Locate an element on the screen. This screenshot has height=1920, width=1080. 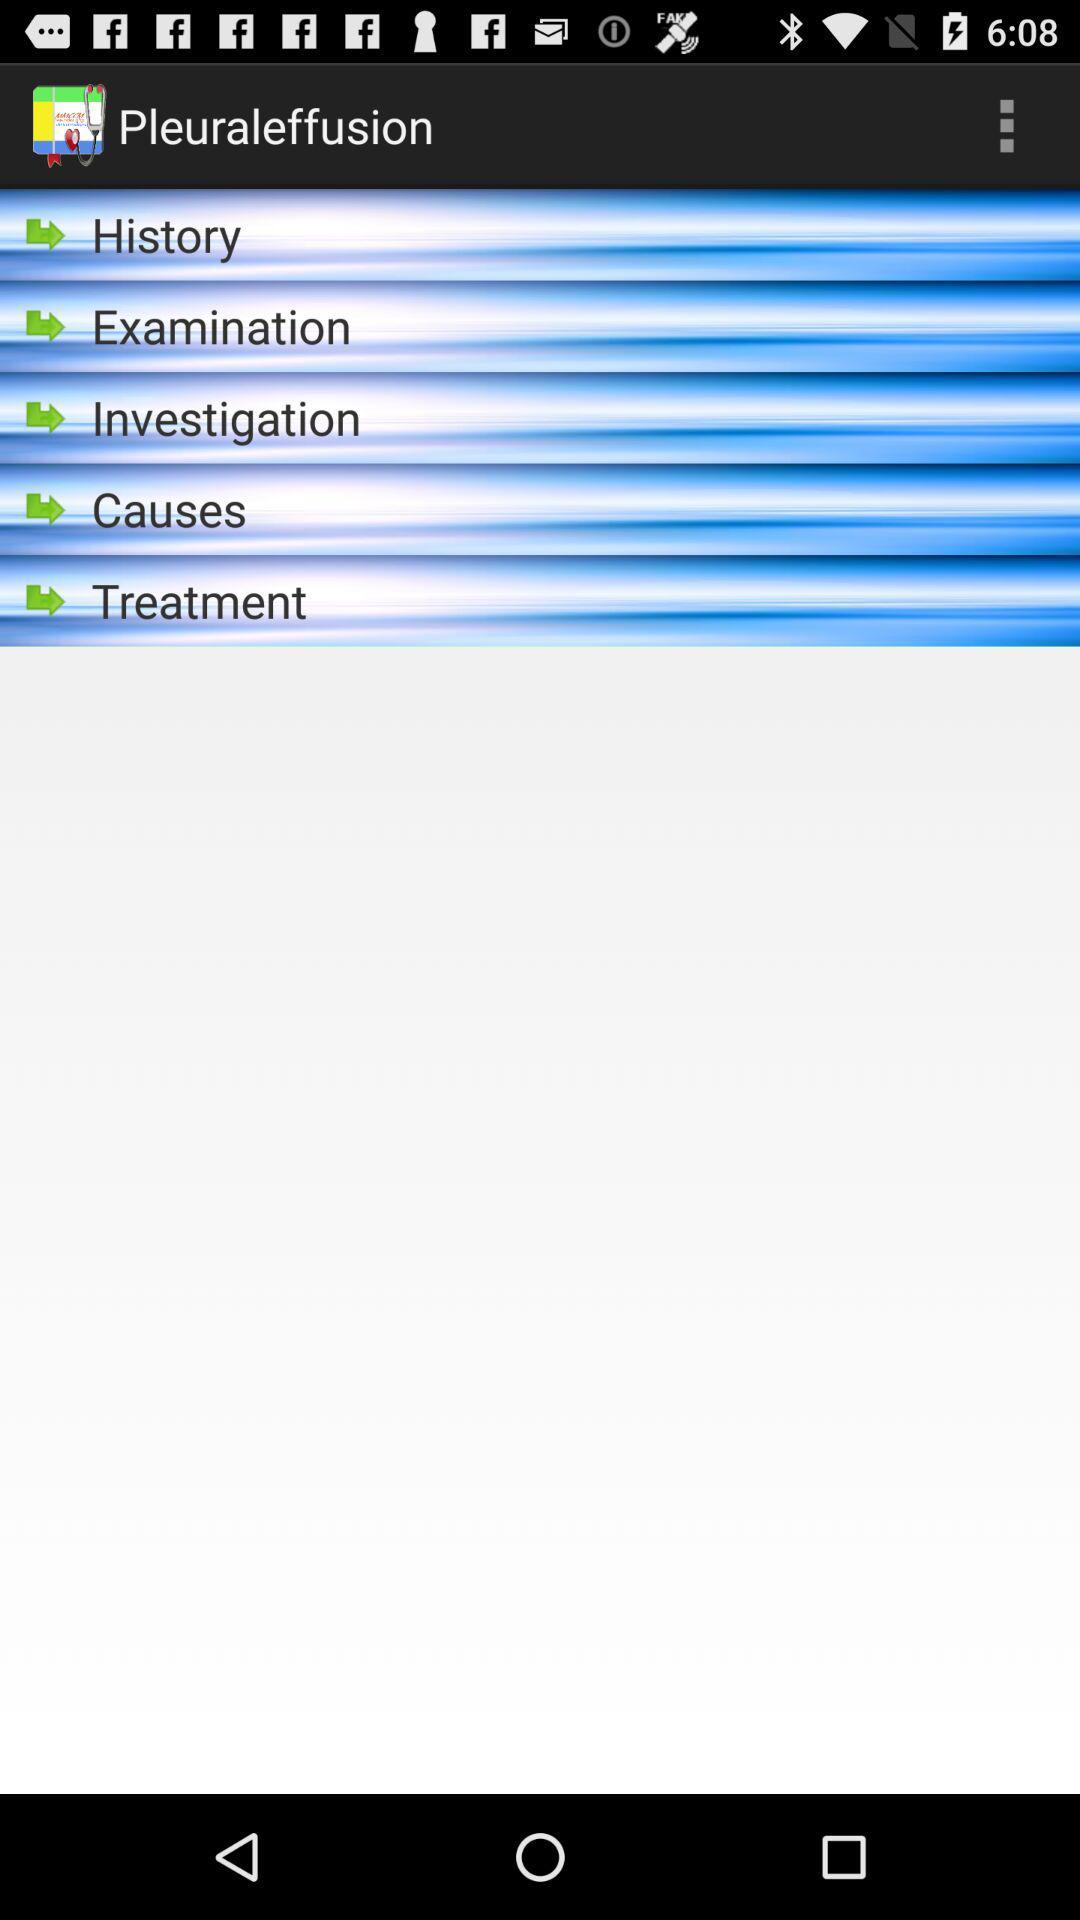
item to the right of pleuraleffusion icon is located at coordinates (1006, 124).